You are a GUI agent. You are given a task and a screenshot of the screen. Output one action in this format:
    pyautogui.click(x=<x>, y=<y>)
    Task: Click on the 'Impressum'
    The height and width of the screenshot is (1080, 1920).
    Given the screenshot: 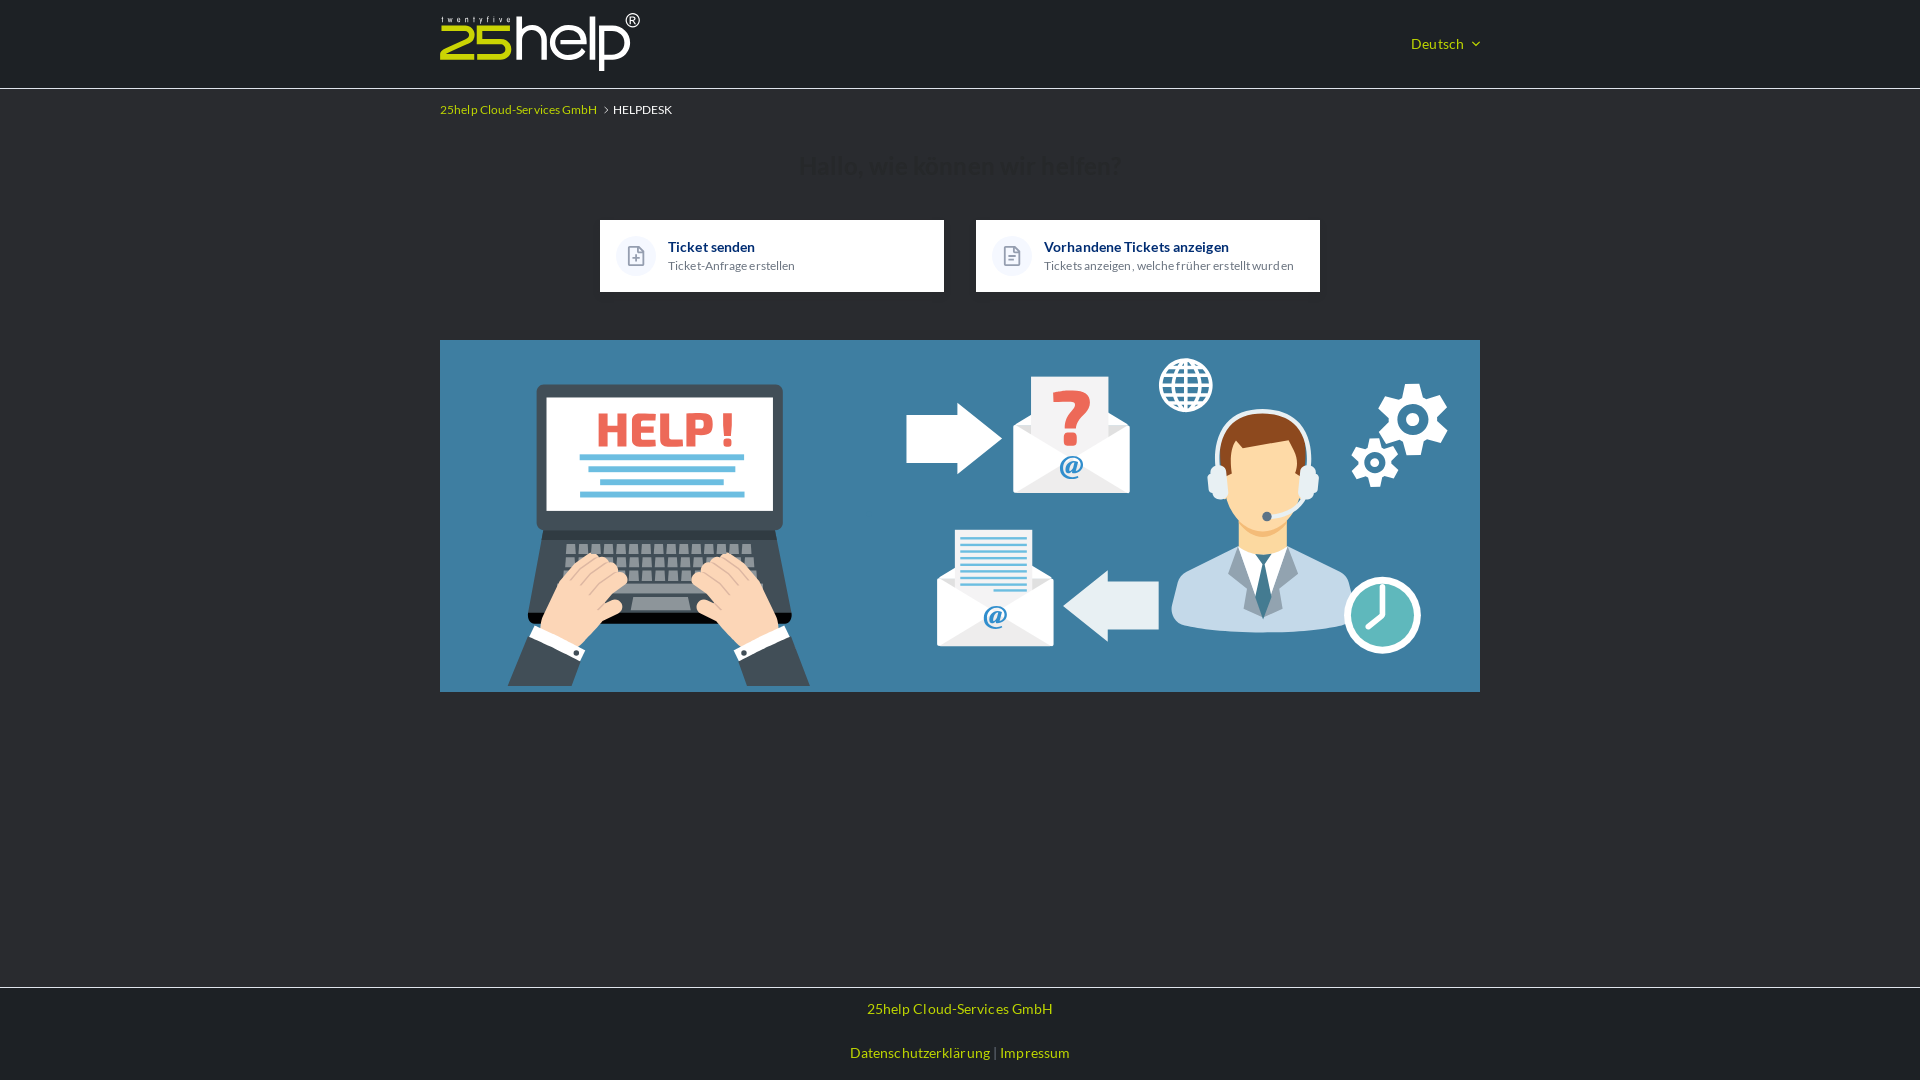 What is the action you would take?
    pyautogui.click(x=1035, y=1051)
    